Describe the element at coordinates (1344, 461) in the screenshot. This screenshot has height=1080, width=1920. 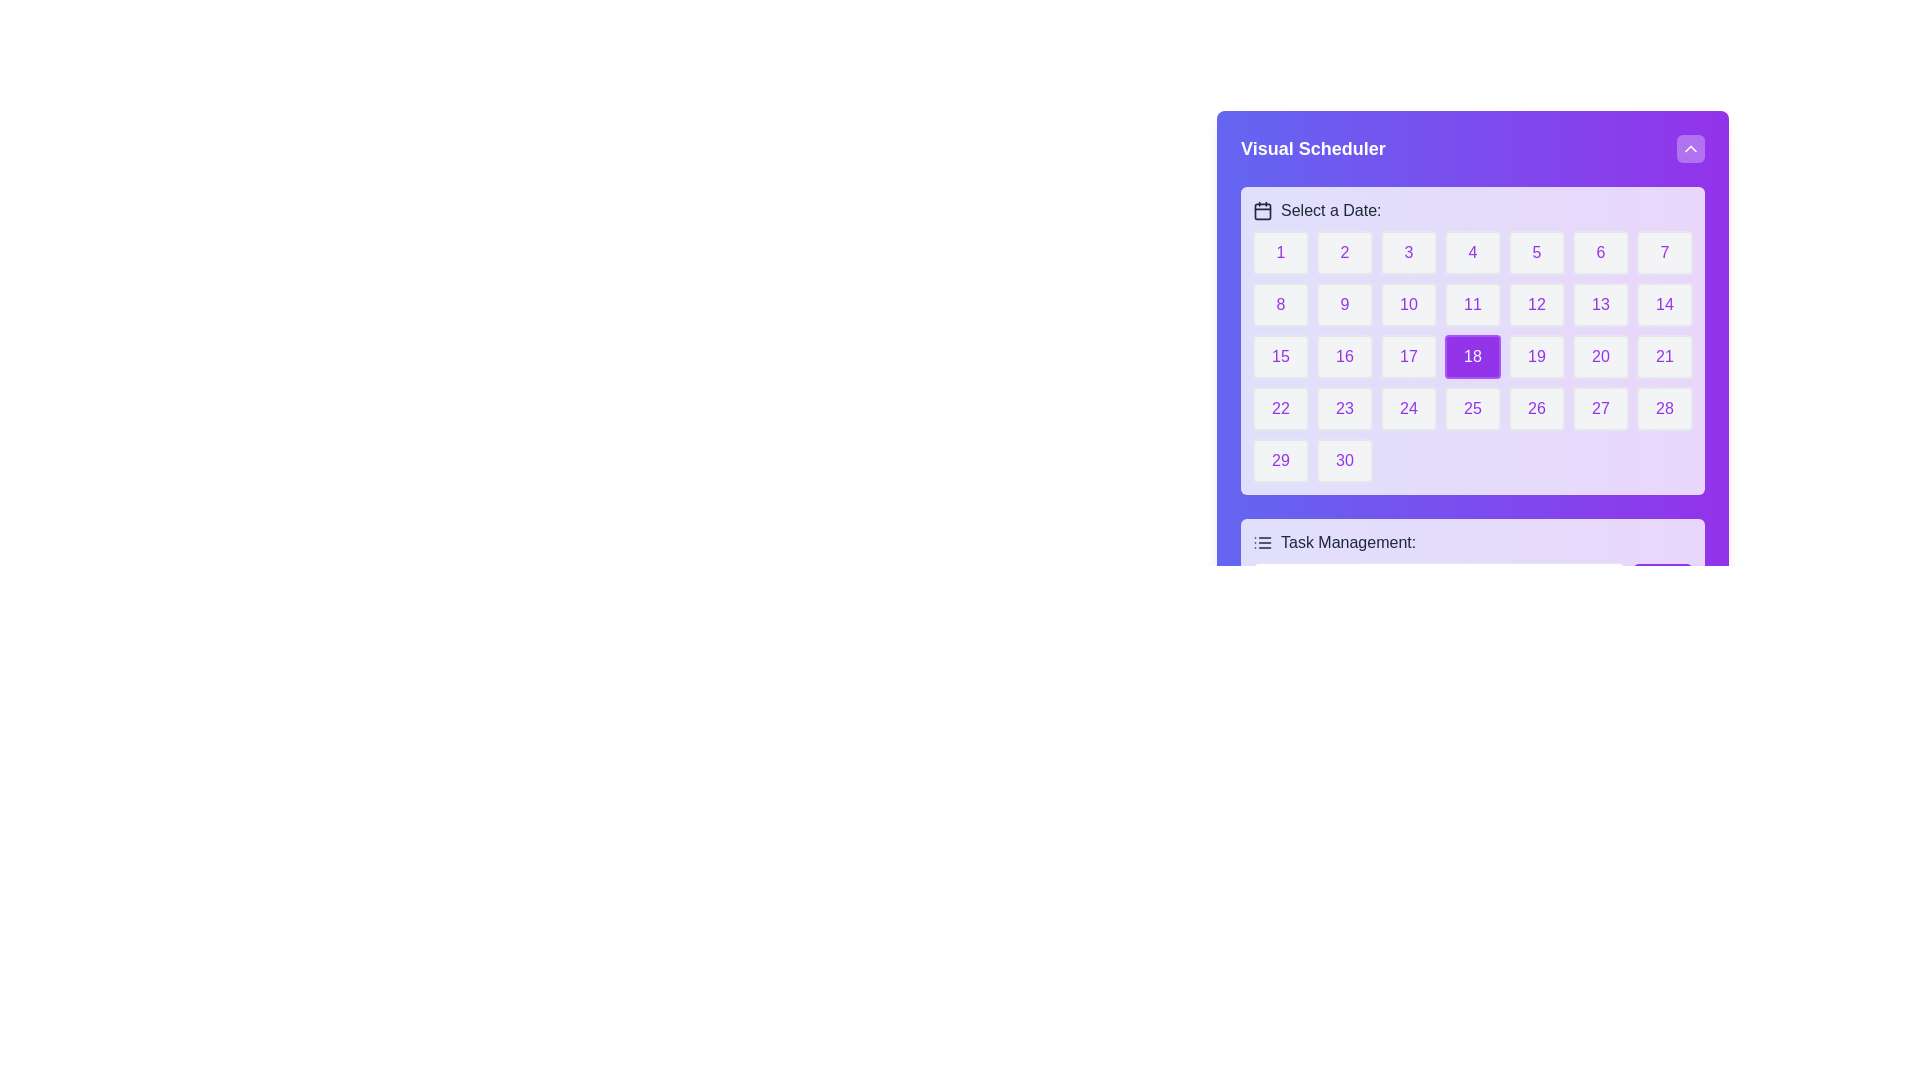
I see `the button for selecting the date '30' in the calendar widget, located in the last row, second column of the grid layout` at that location.